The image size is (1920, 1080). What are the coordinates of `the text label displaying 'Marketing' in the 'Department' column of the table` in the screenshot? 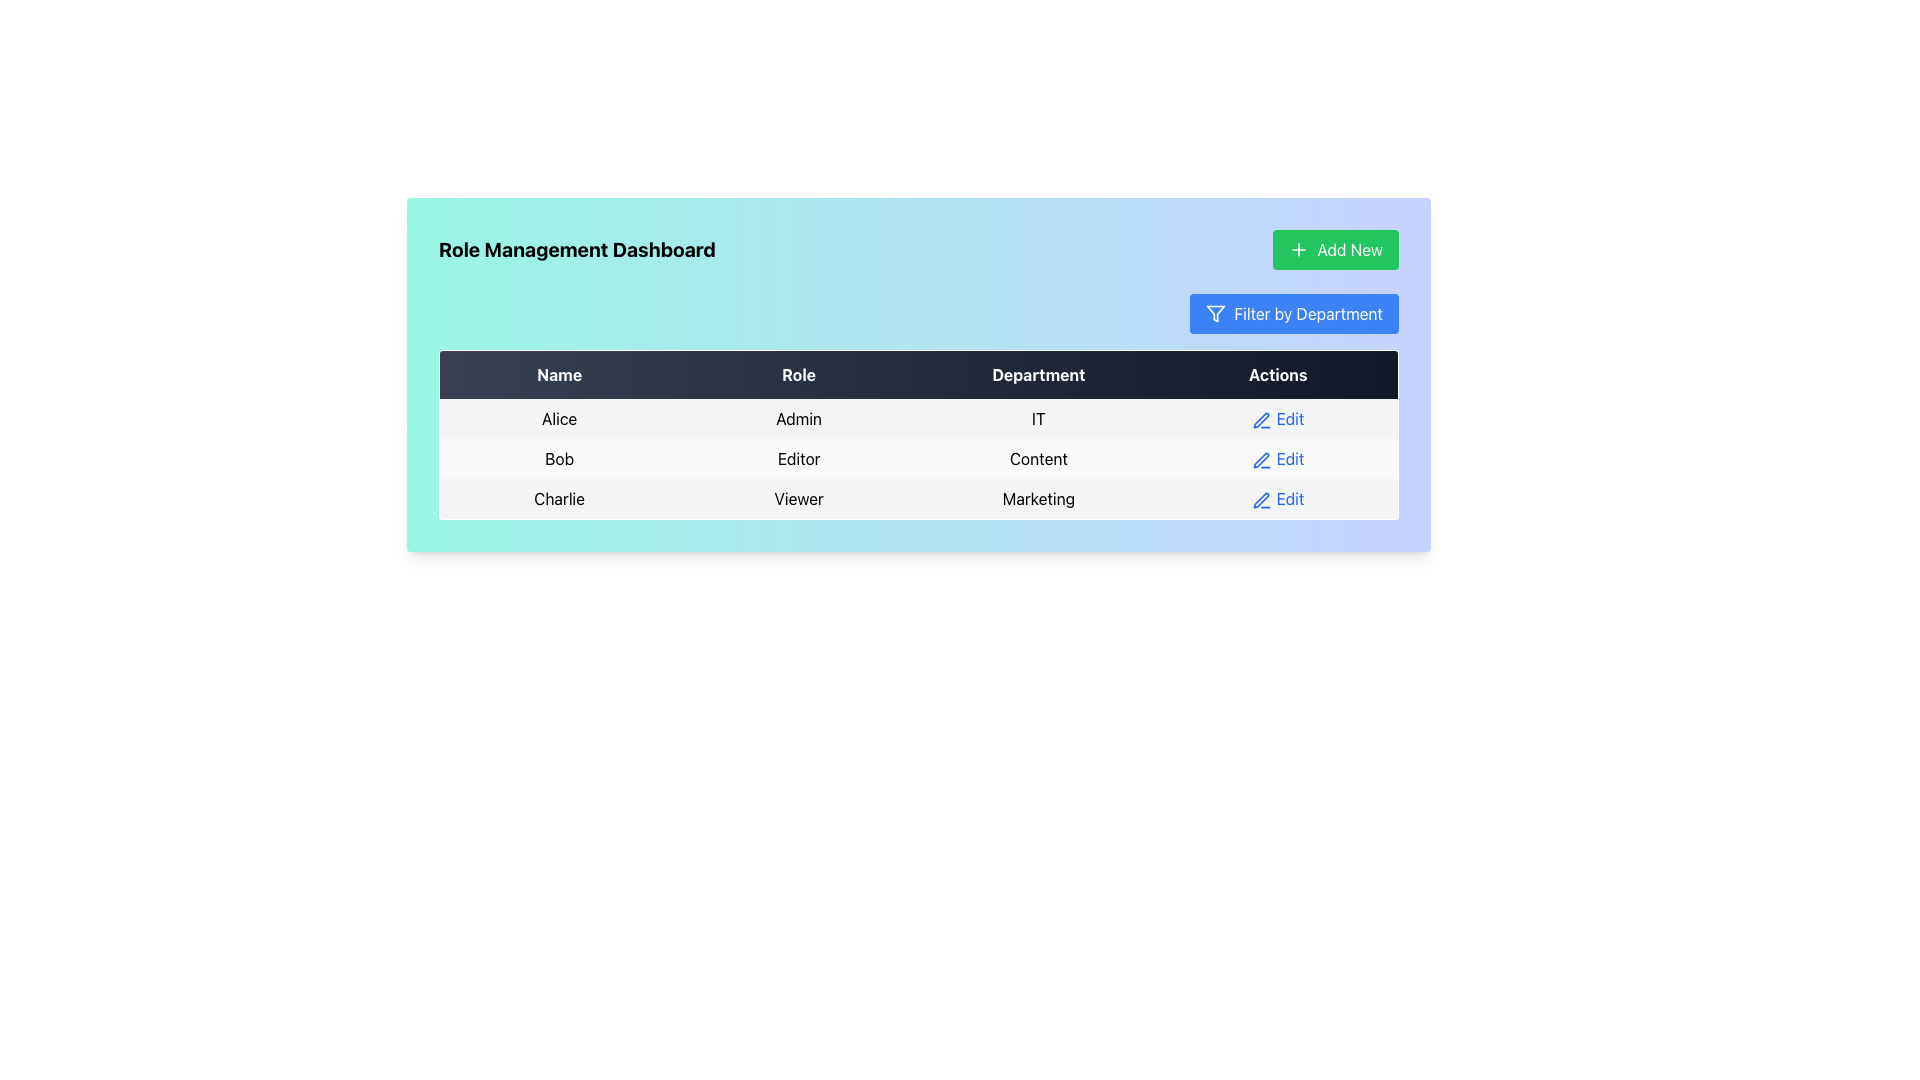 It's located at (1038, 498).